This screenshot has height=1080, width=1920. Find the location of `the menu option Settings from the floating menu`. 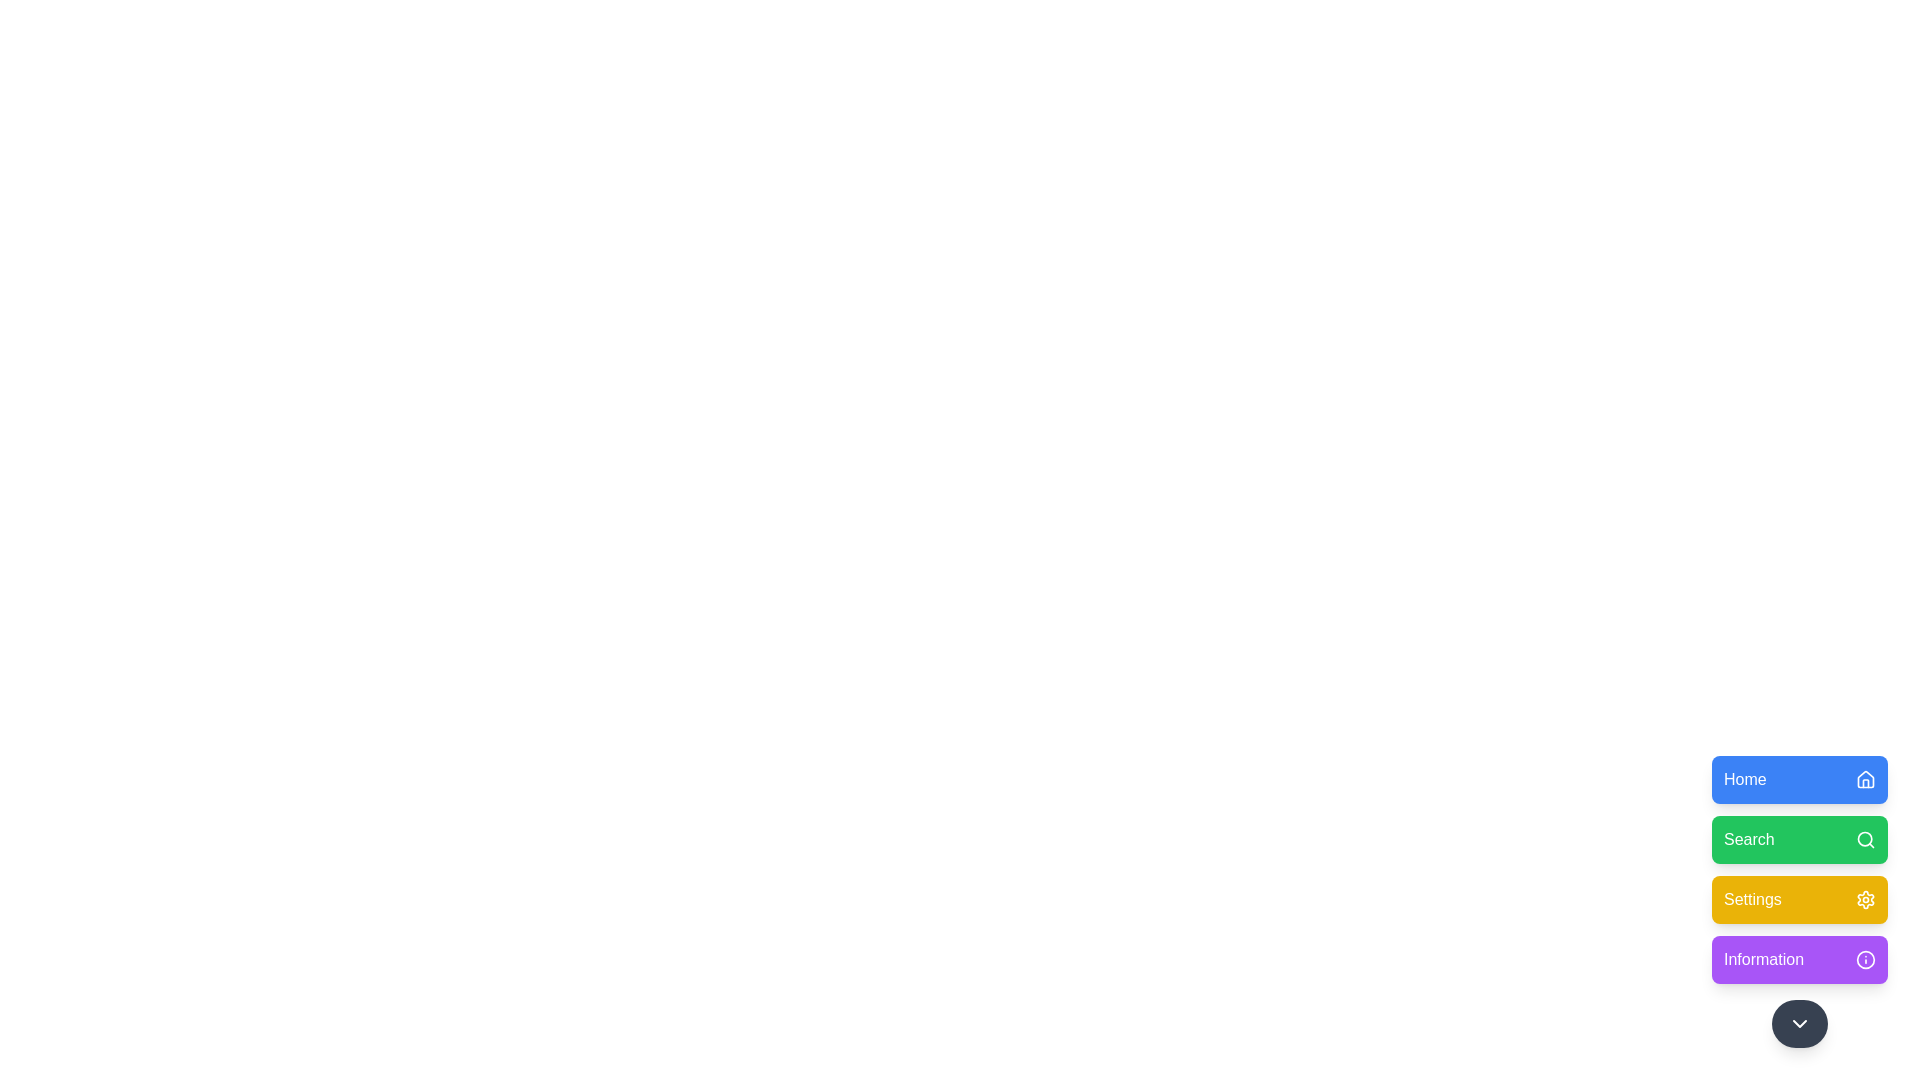

the menu option Settings from the floating menu is located at coordinates (1800, 898).